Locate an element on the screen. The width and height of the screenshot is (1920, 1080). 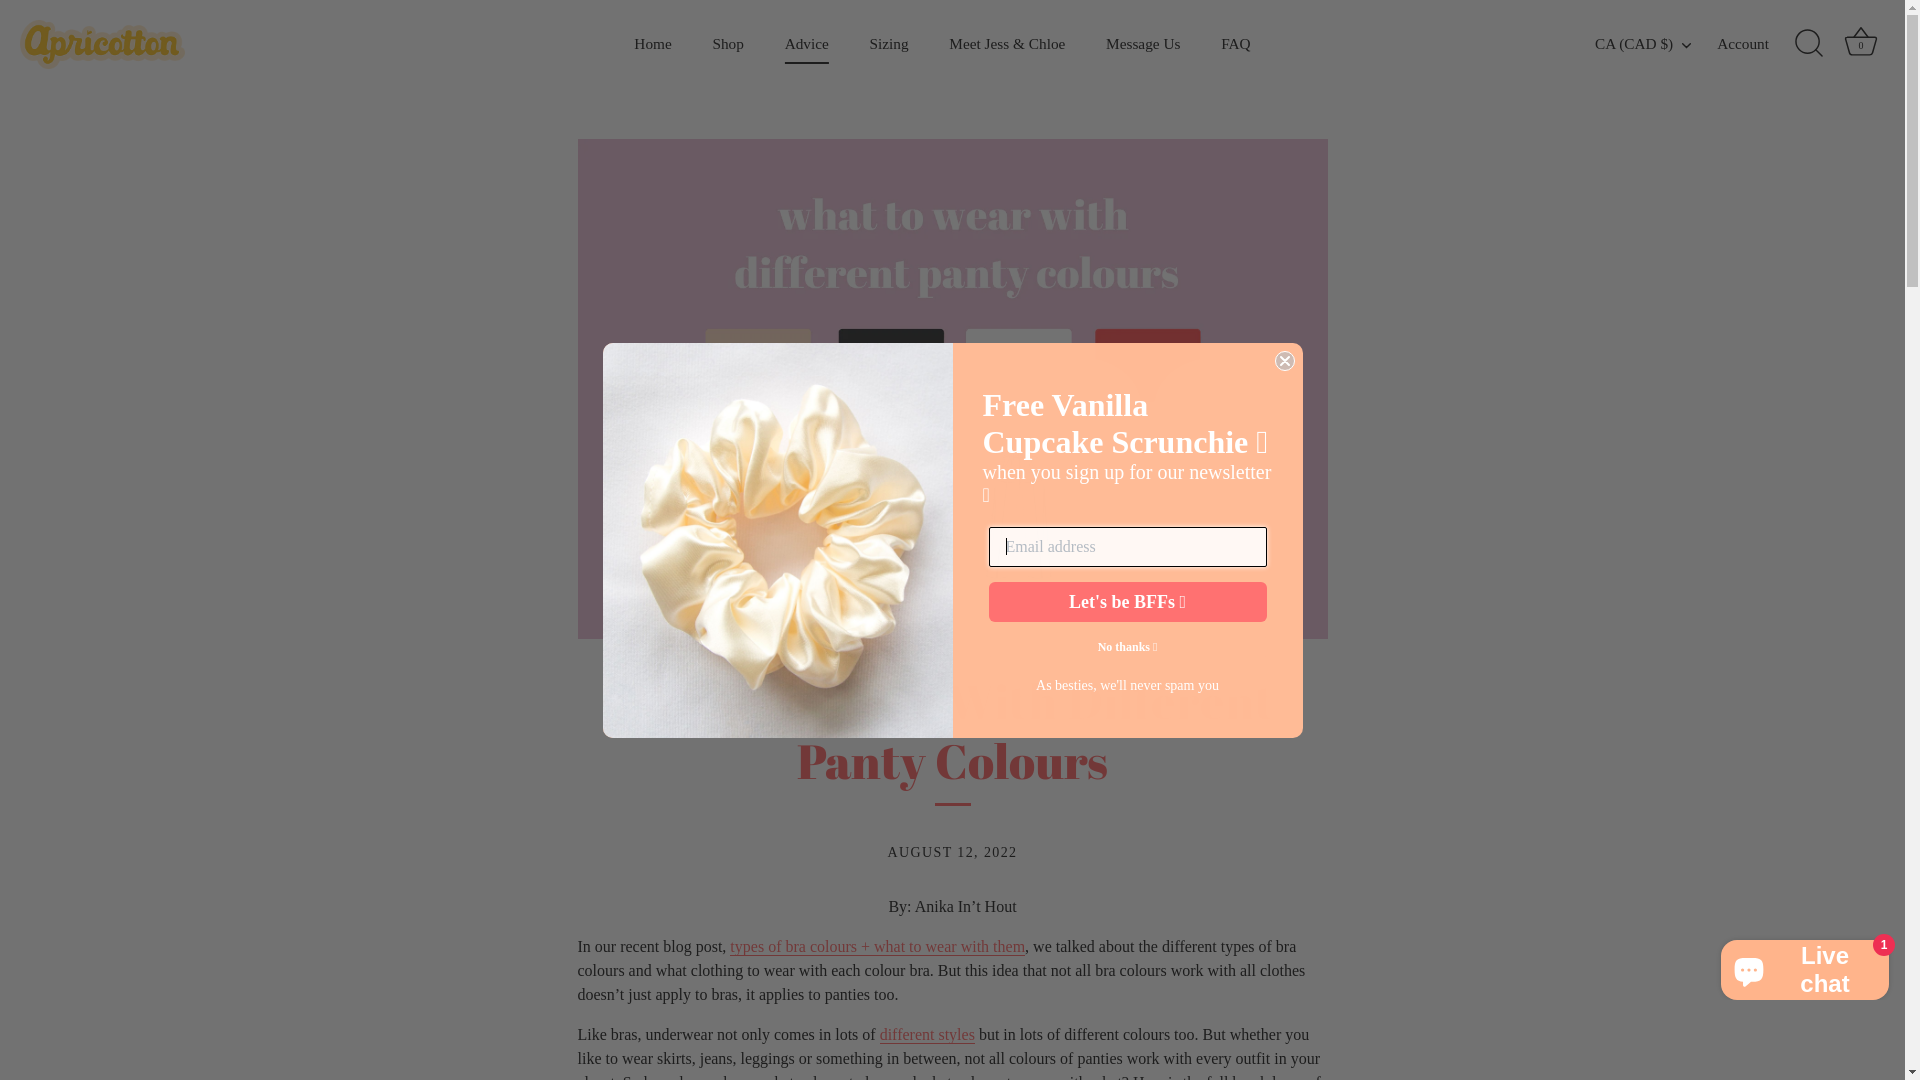
'Home' is located at coordinates (614, 44).